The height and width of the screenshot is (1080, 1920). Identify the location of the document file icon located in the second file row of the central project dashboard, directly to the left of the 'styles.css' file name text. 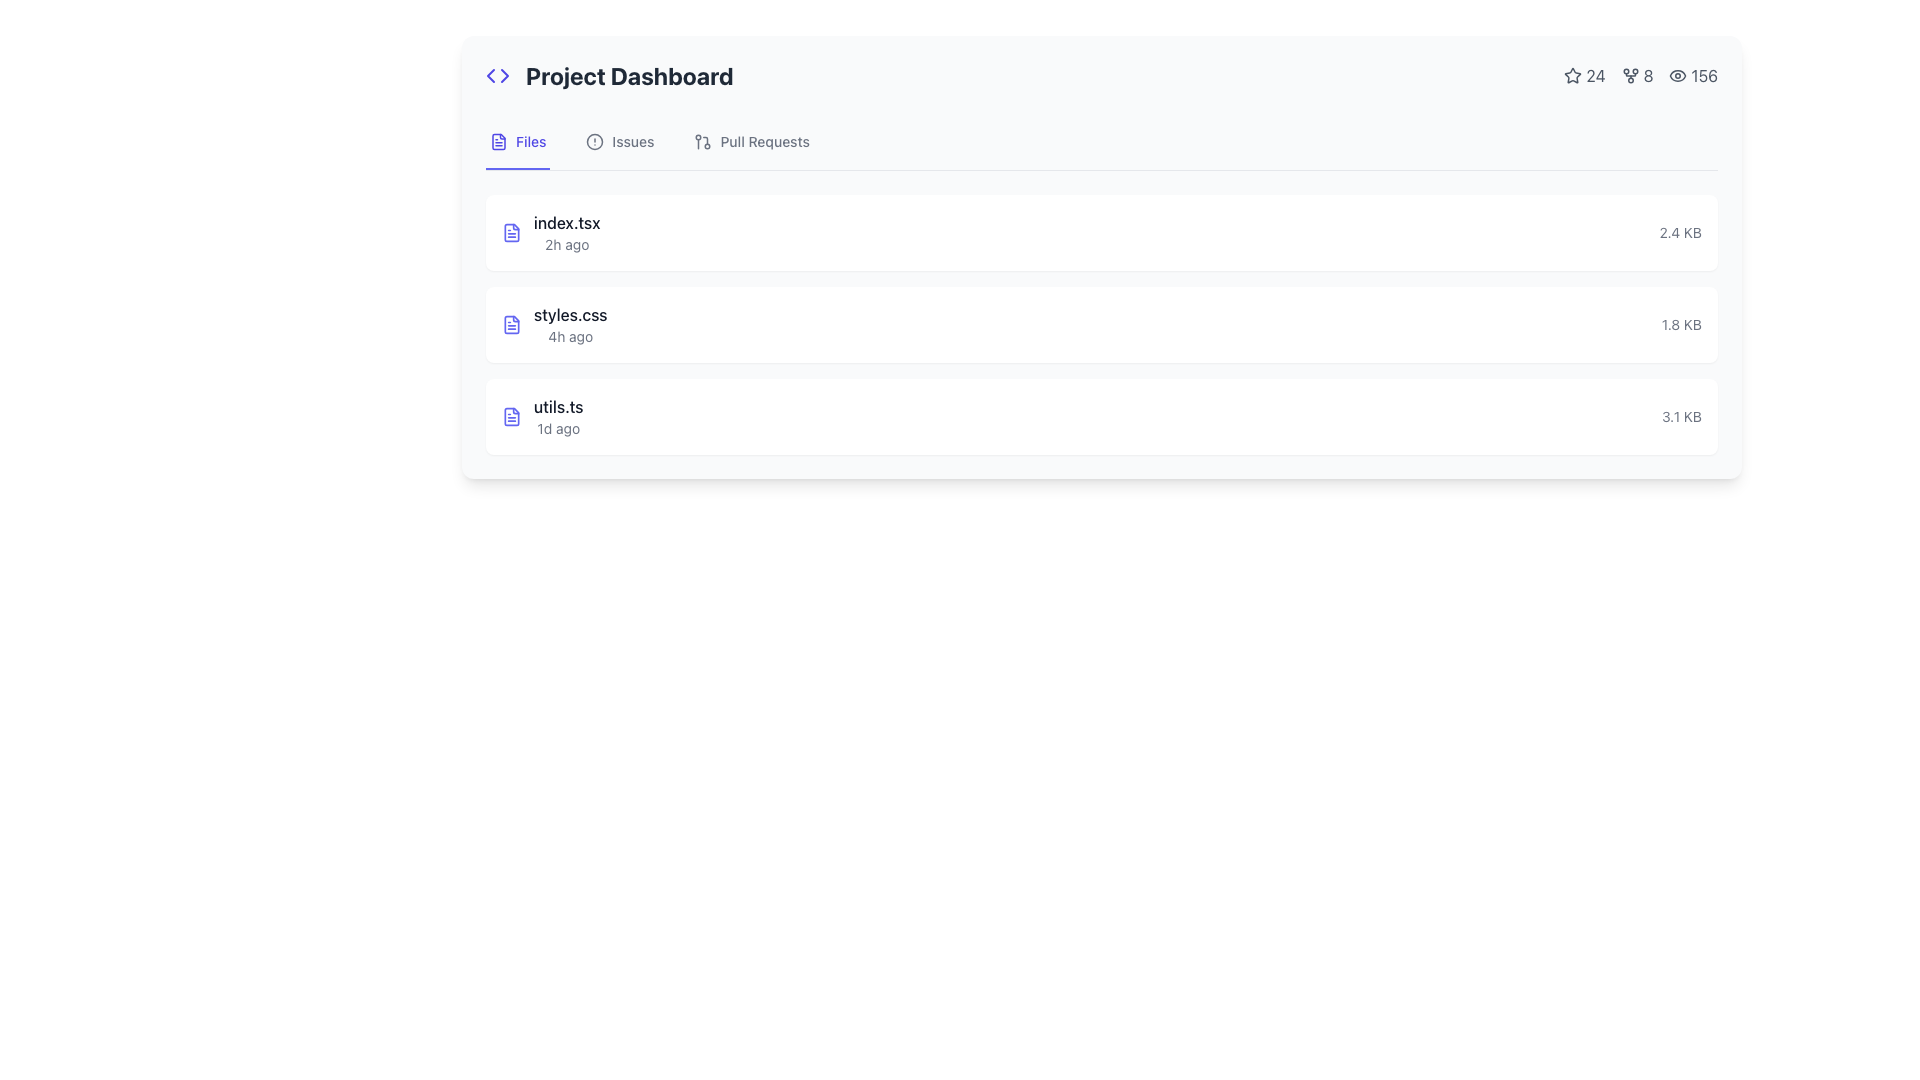
(512, 323).